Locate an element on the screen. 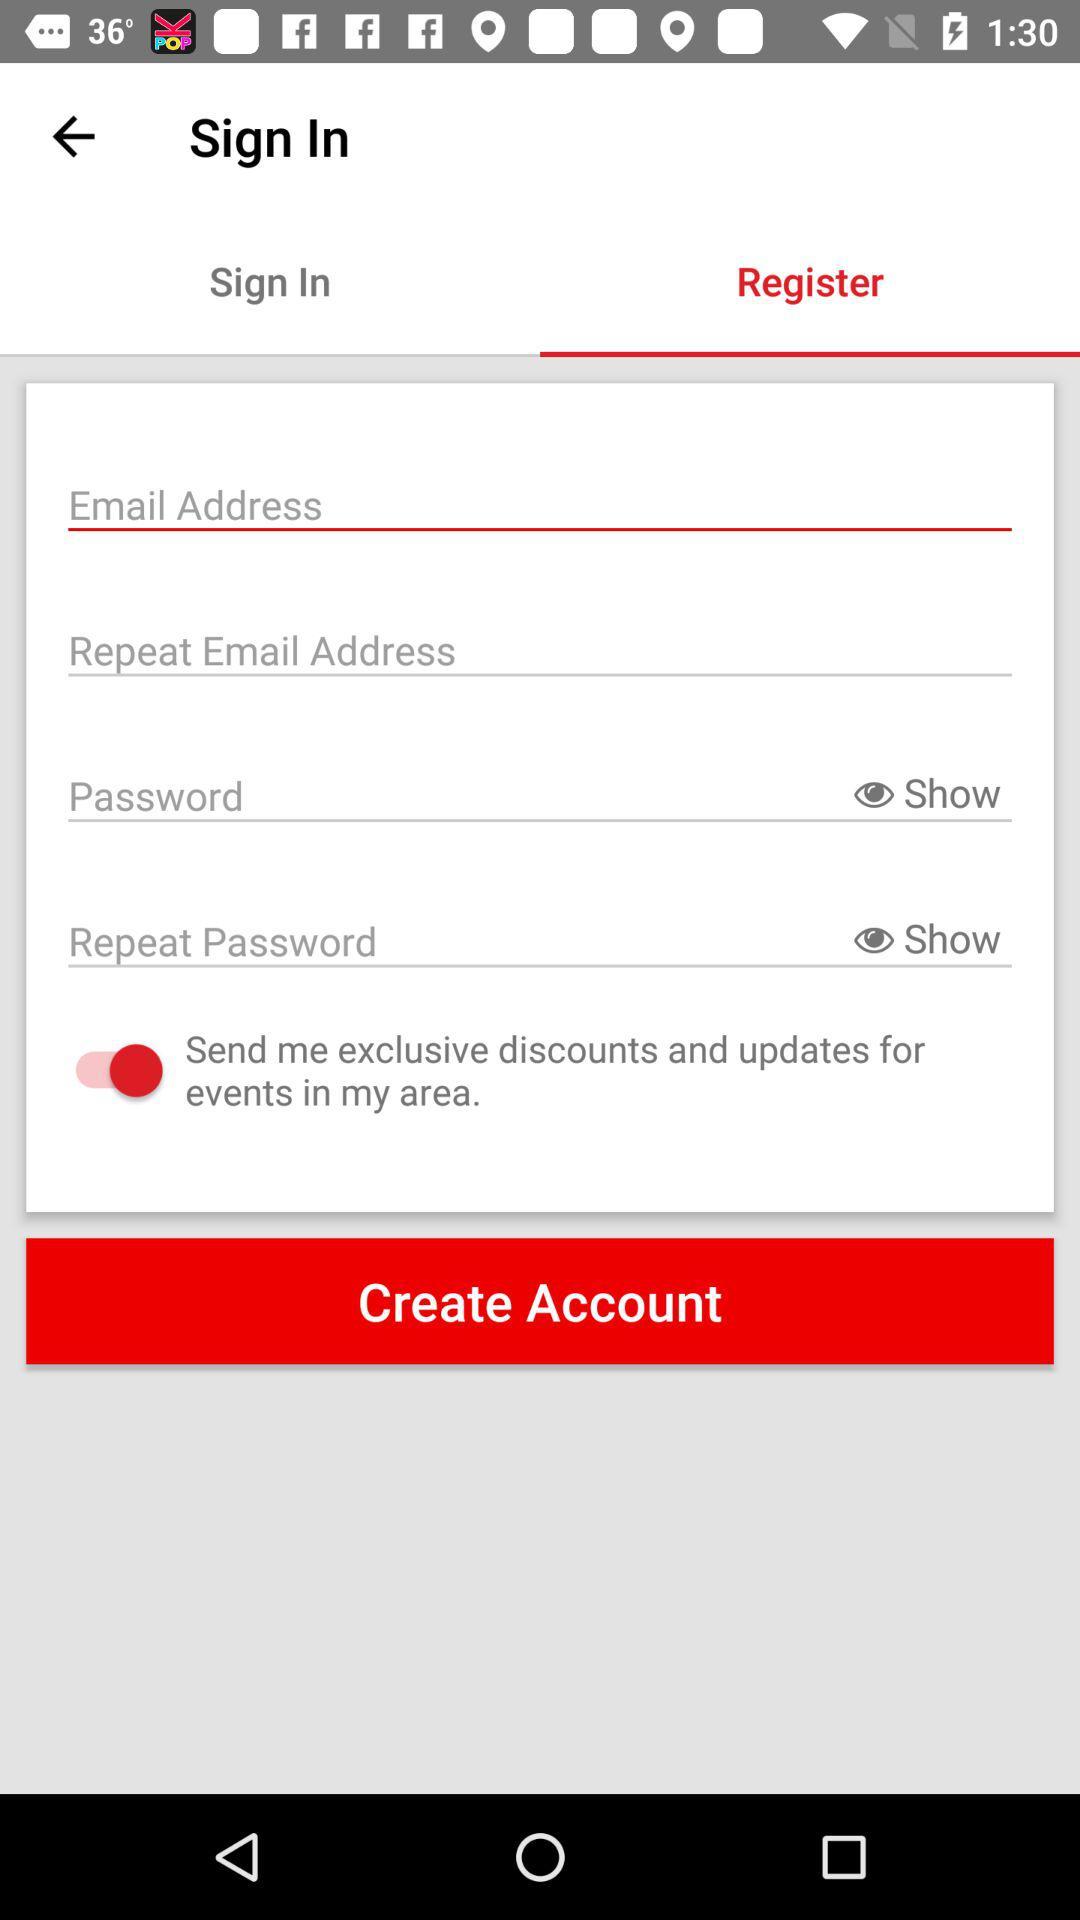 This screenshot has height=1920, width=1080. item next to the sign in icon is located at coordinates (810, 279).